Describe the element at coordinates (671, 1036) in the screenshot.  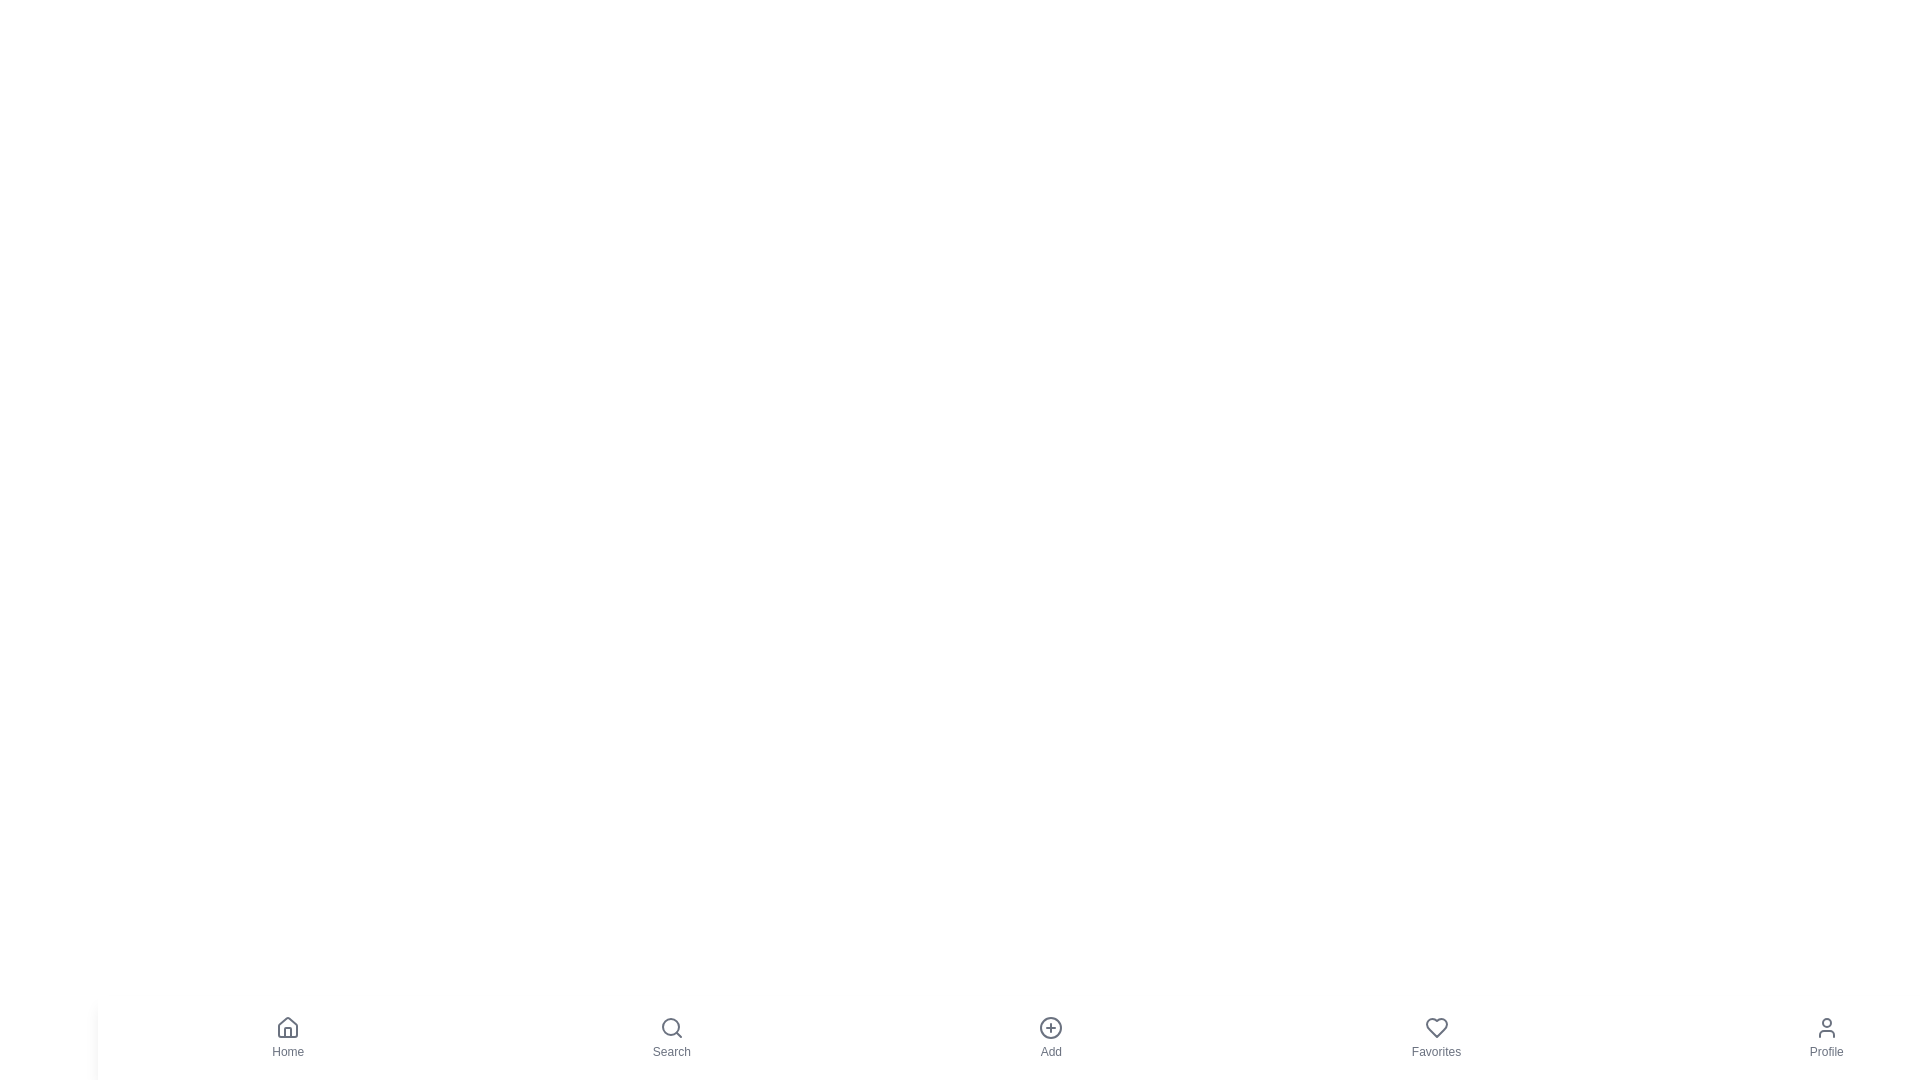
I see `the 'Search' button located in the navigation bar, which features a circular magnifying glass icon above the text 'Search', to initiate search` at that location.